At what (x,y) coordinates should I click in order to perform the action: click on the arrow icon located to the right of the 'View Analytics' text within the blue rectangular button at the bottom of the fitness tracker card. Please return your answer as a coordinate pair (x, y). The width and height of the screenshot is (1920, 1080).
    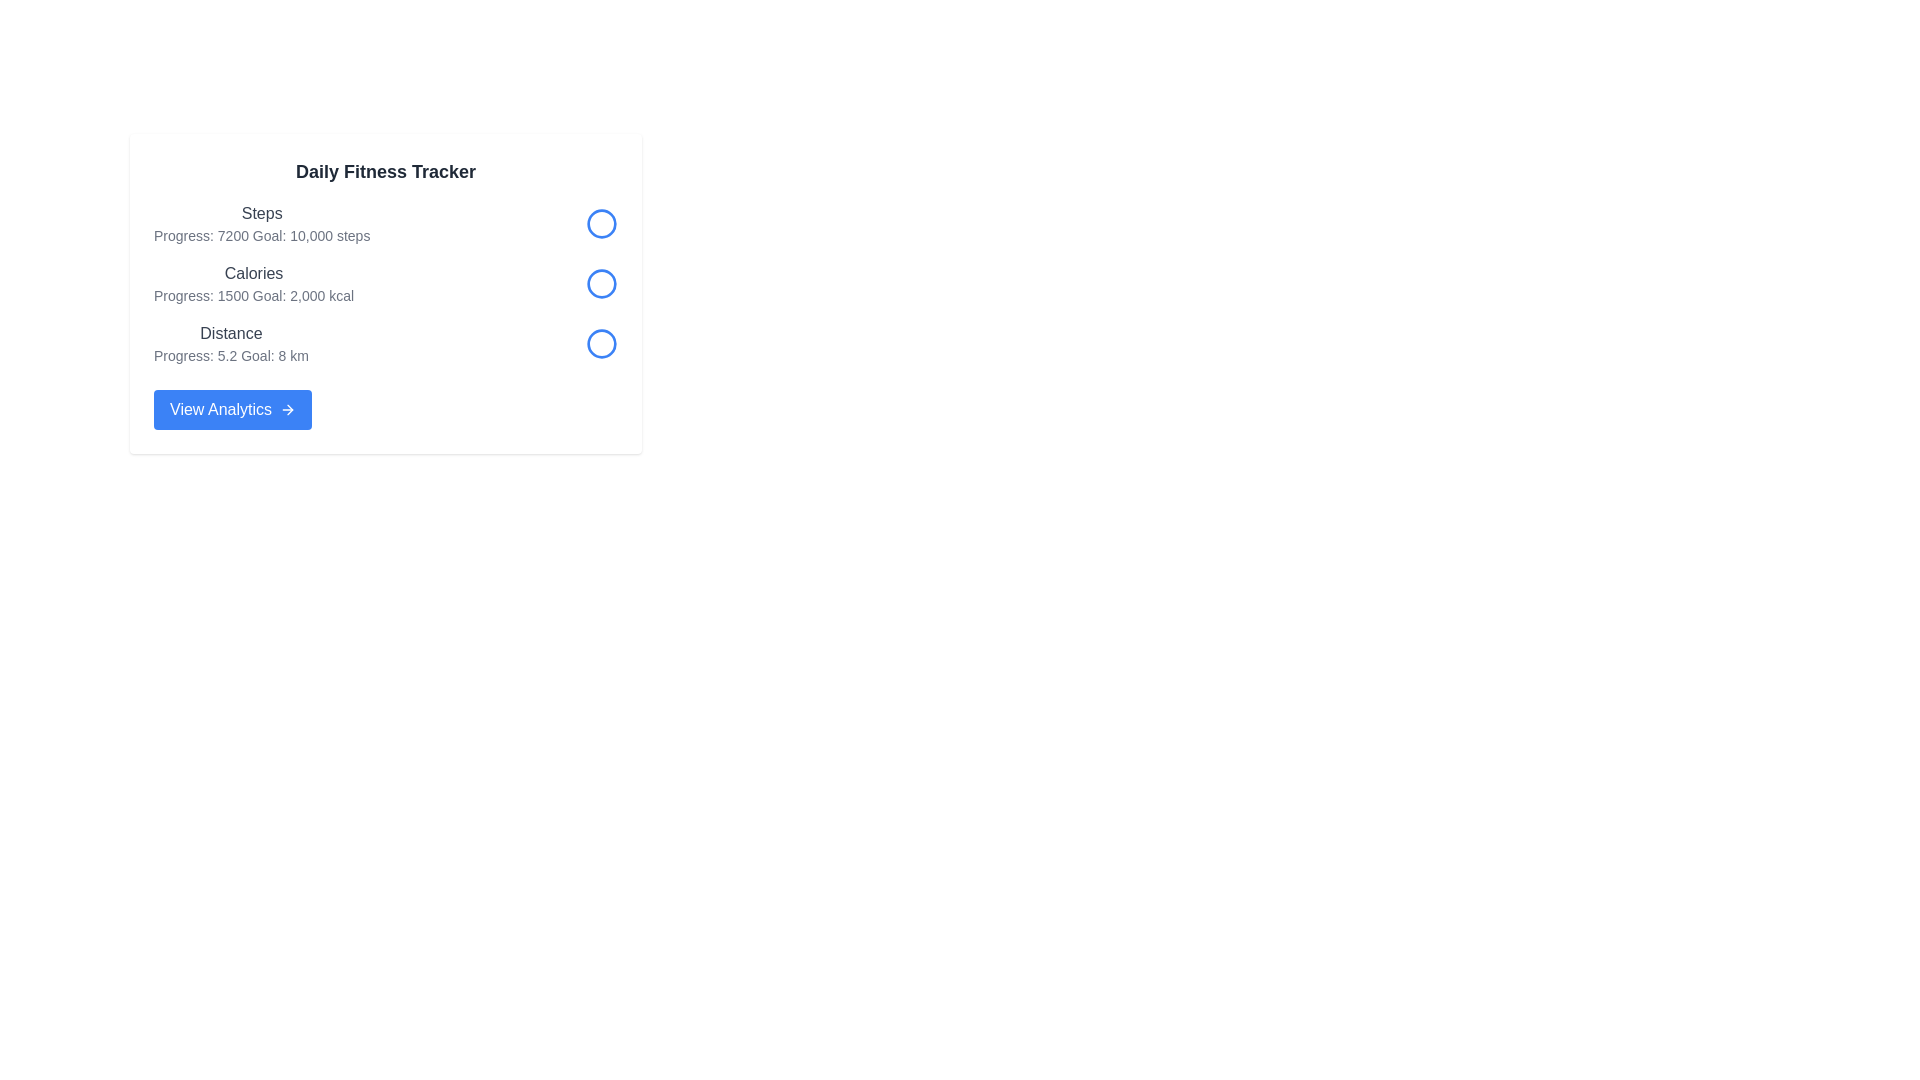
    Looking at the image, I should click on (287, 408).